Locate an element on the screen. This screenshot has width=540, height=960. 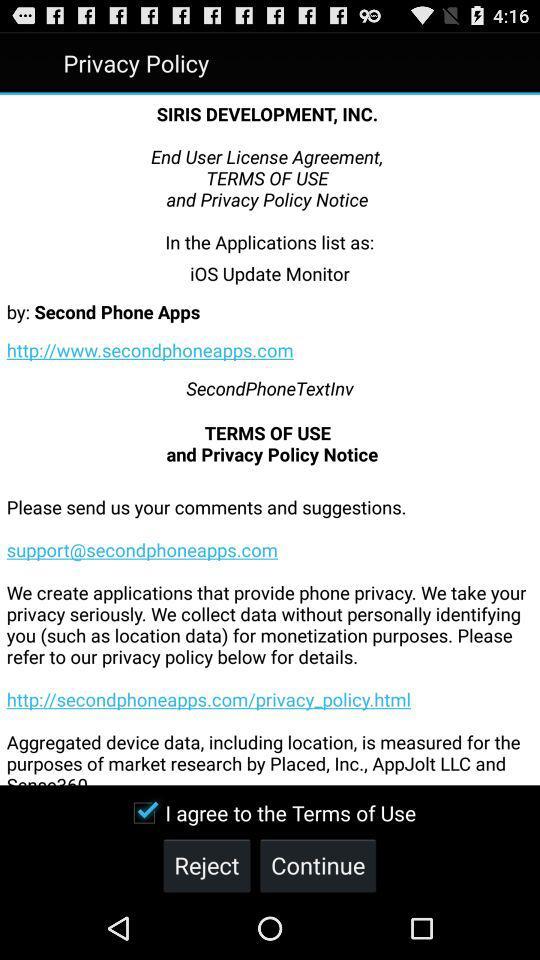
reject icon is located at coordinates (205, 864).